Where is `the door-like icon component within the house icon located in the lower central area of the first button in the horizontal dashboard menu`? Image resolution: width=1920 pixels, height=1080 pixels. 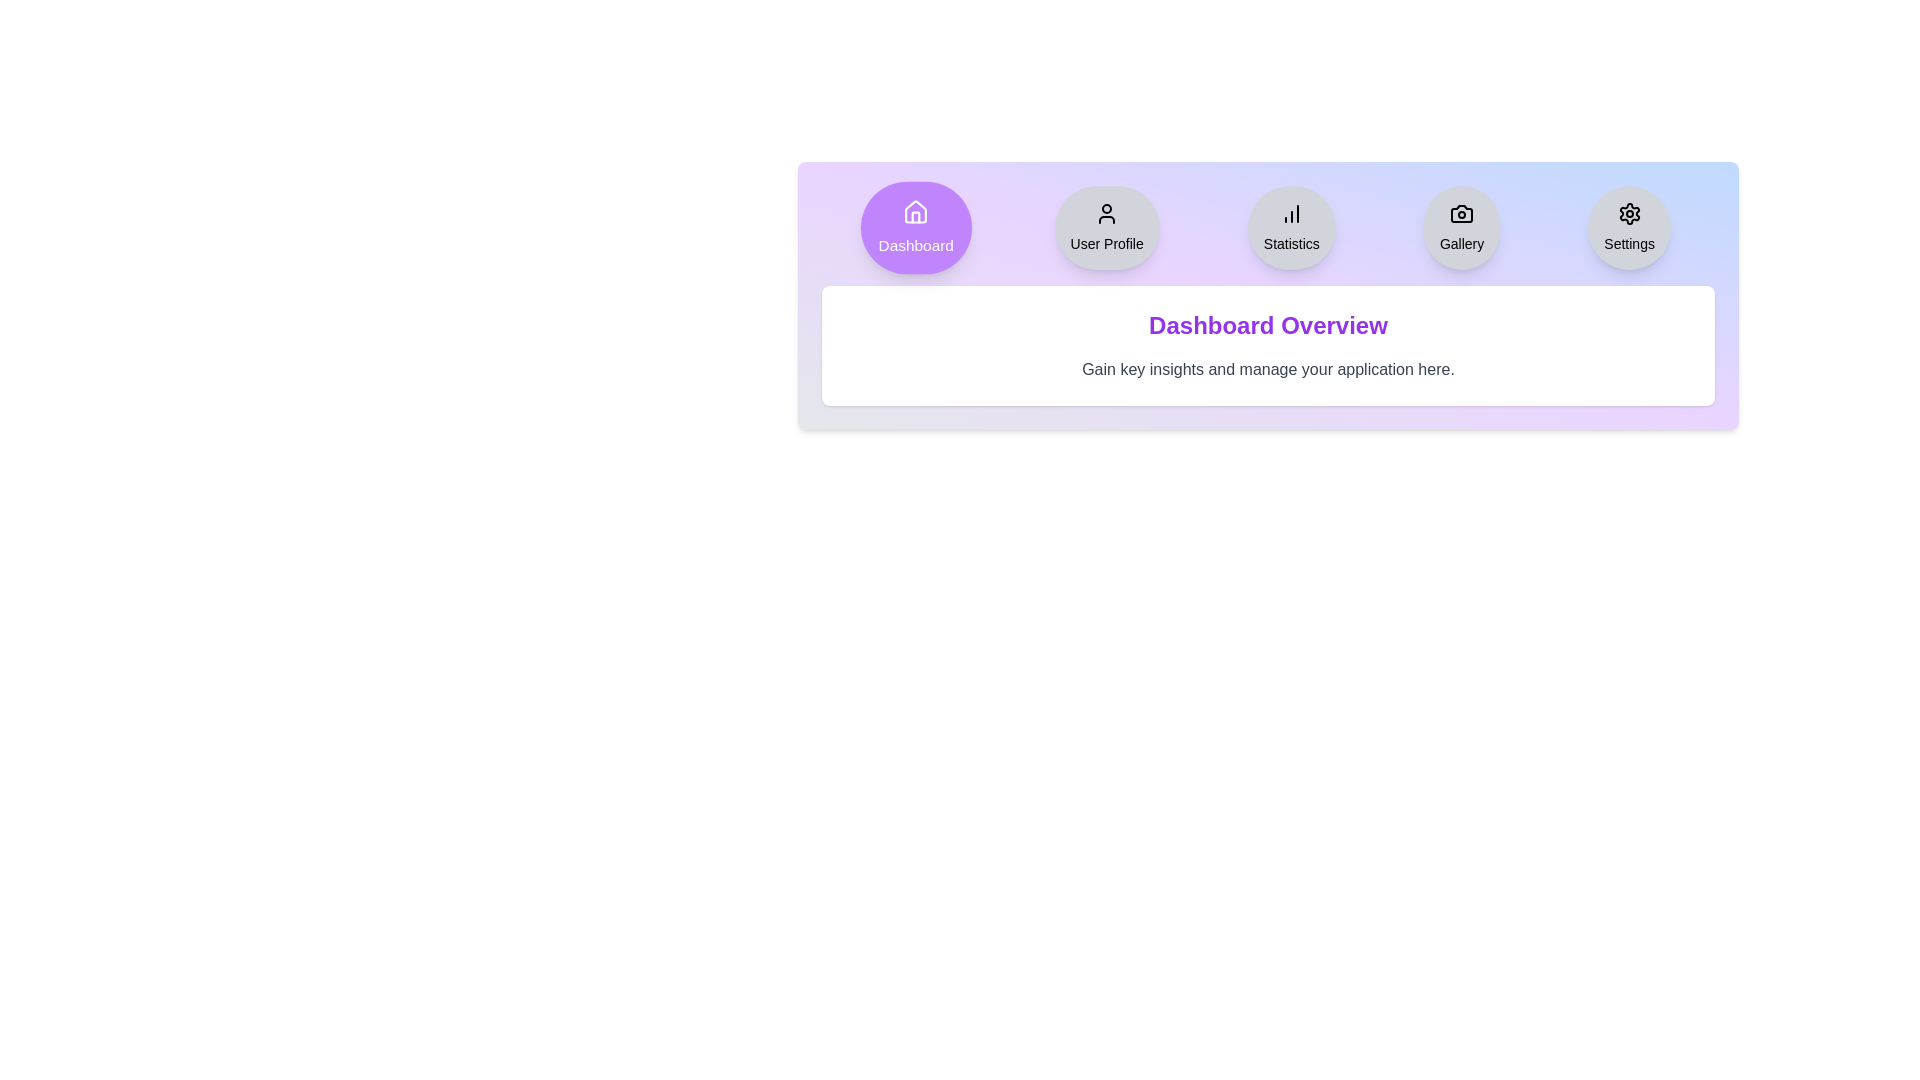
the door-like icon component within the house icon located in the lower central area of the first button in the horizontal dashboard menu is located at coordinates (915, 216).